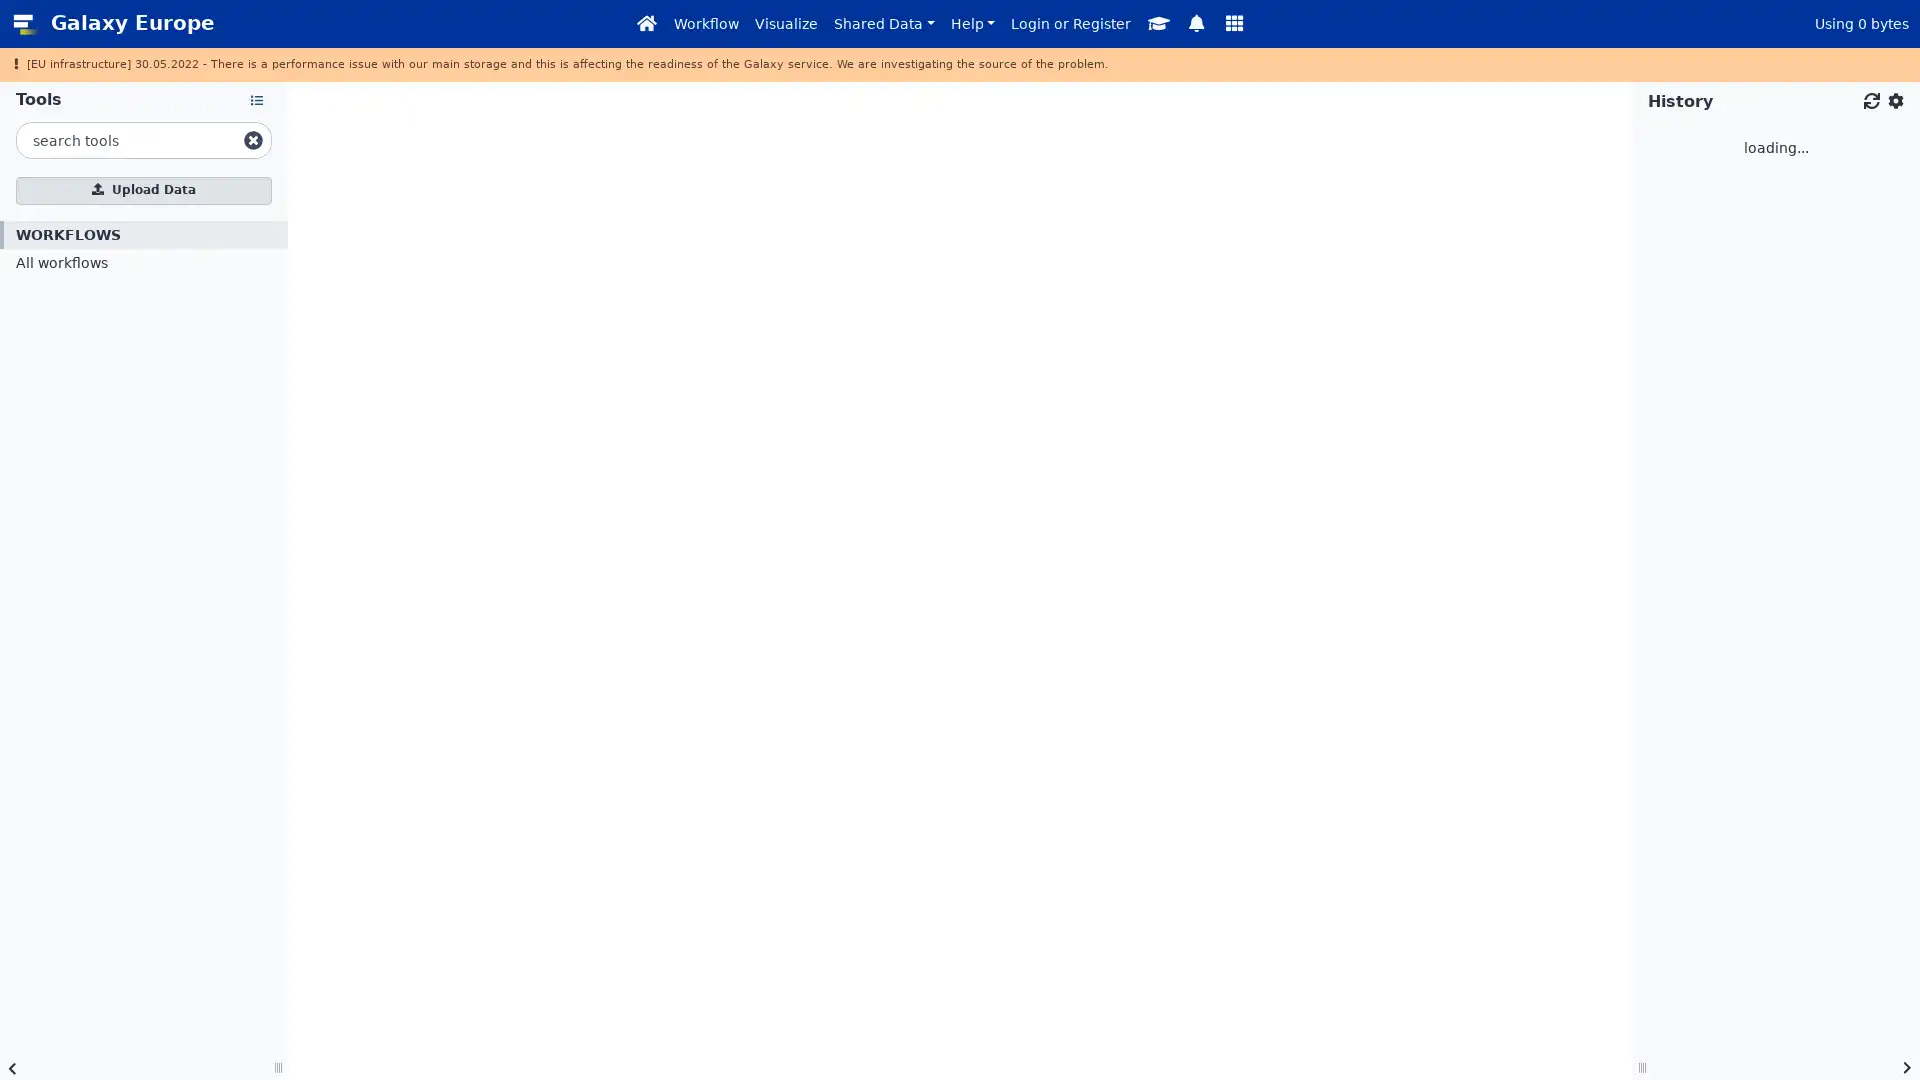 Image resolution: width=1920 pixels, height=1080 pixels. I want to click on Download from URL or upload files from disk, so click(143, 189).